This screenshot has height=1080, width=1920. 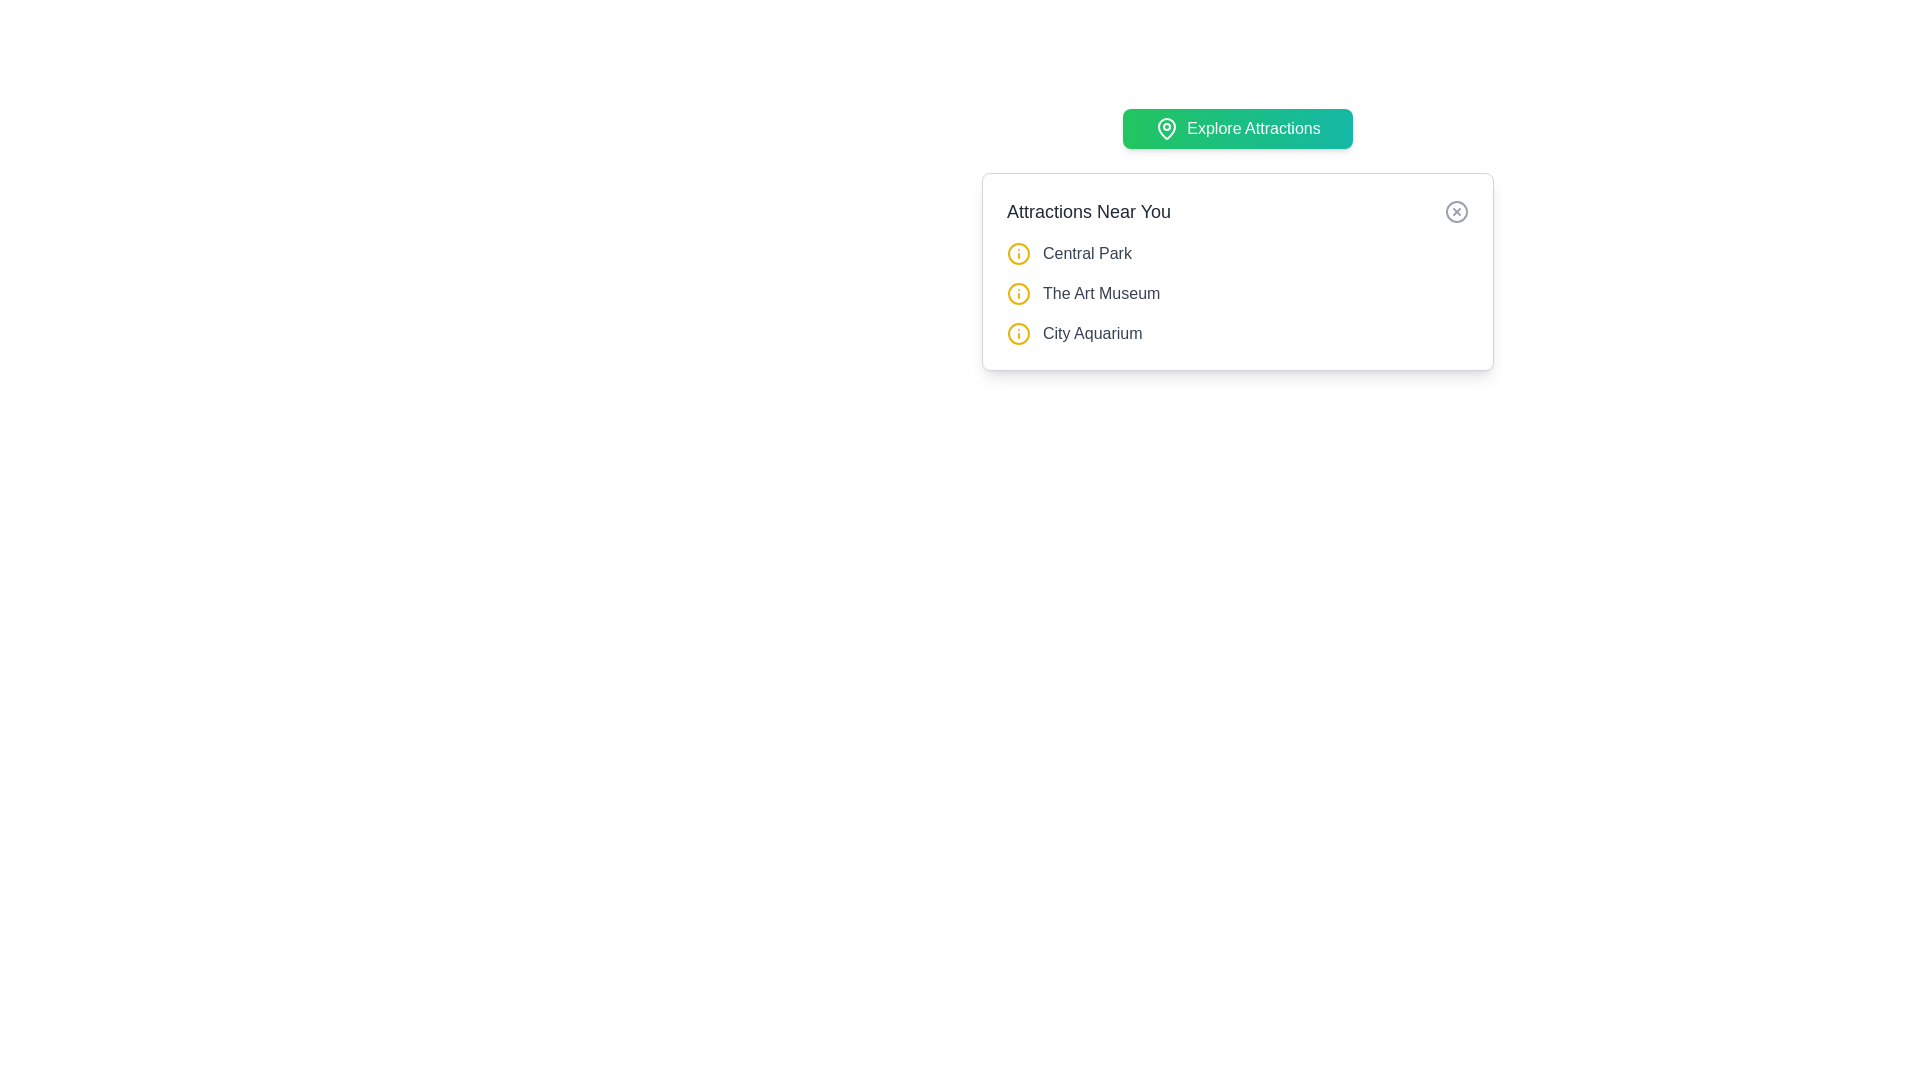 I want to click on text label representing the name of a location, which is the last item in a vertical list of attractions within a white floating card, positioned below 'The Art Museum', so click(x=1091, y=333).